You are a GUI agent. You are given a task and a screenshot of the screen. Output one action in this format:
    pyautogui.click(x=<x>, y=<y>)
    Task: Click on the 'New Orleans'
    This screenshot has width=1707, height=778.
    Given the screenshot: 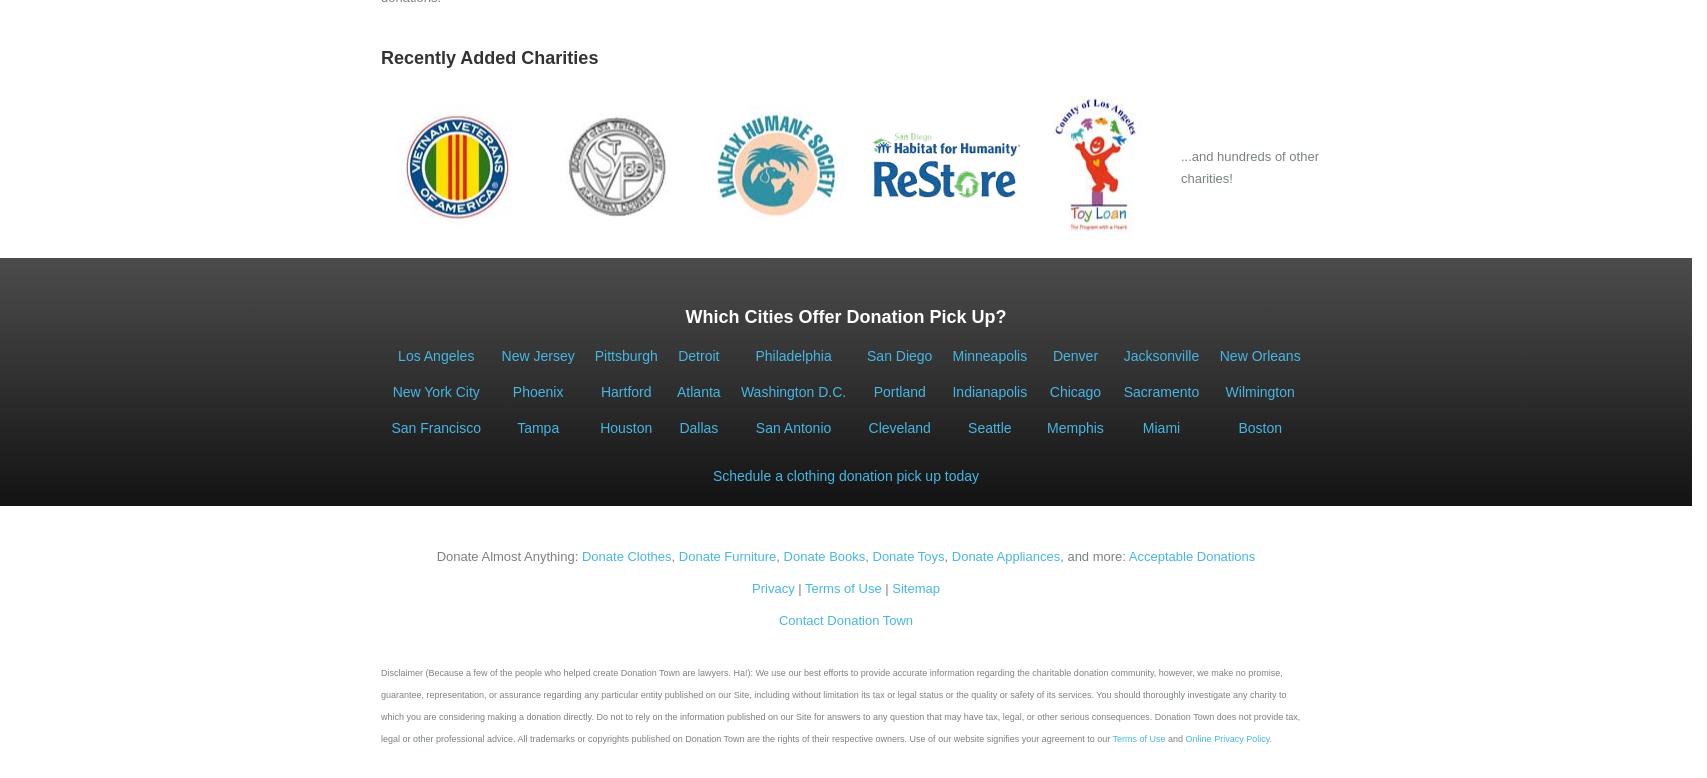 What is the action you would take?
    pyautogui.click(x=1258, y=355)
    